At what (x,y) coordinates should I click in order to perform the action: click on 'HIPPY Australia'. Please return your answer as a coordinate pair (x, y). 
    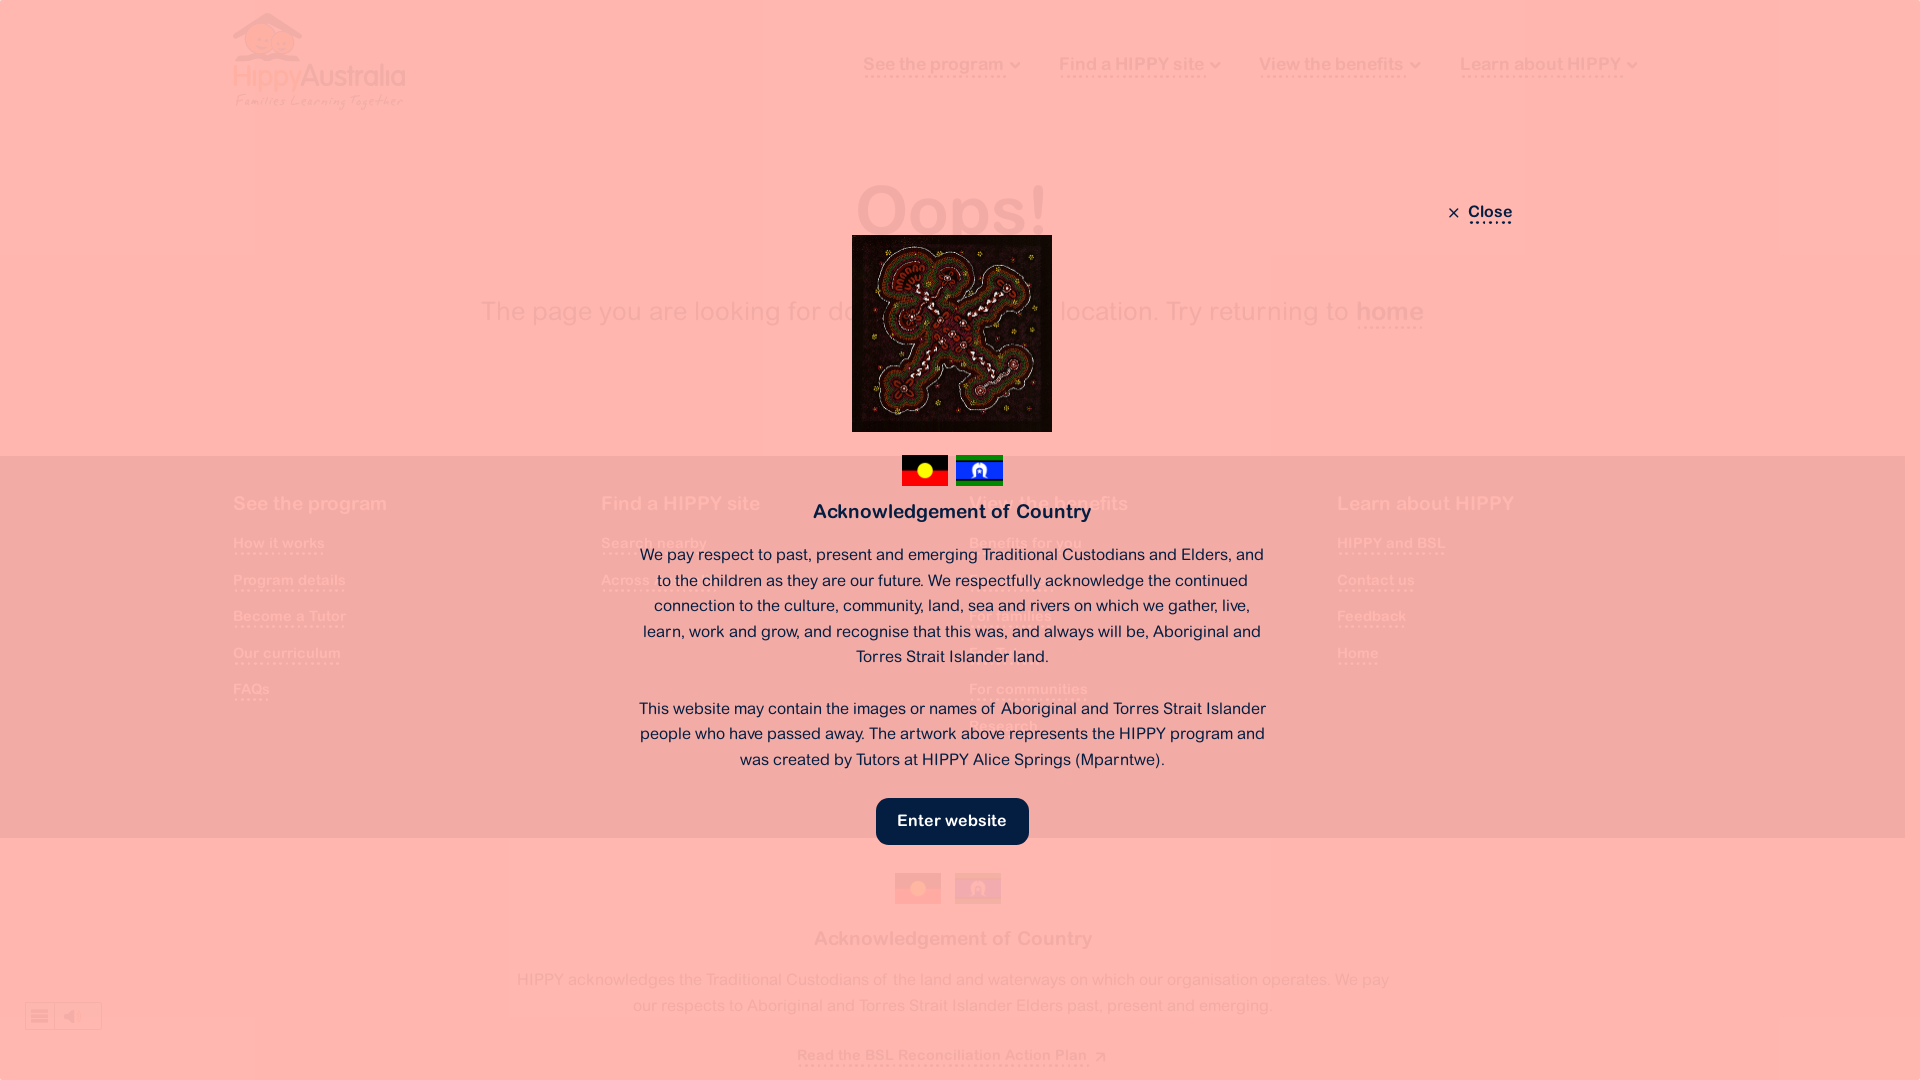
    Looking at the image, I should click on (317, 60).